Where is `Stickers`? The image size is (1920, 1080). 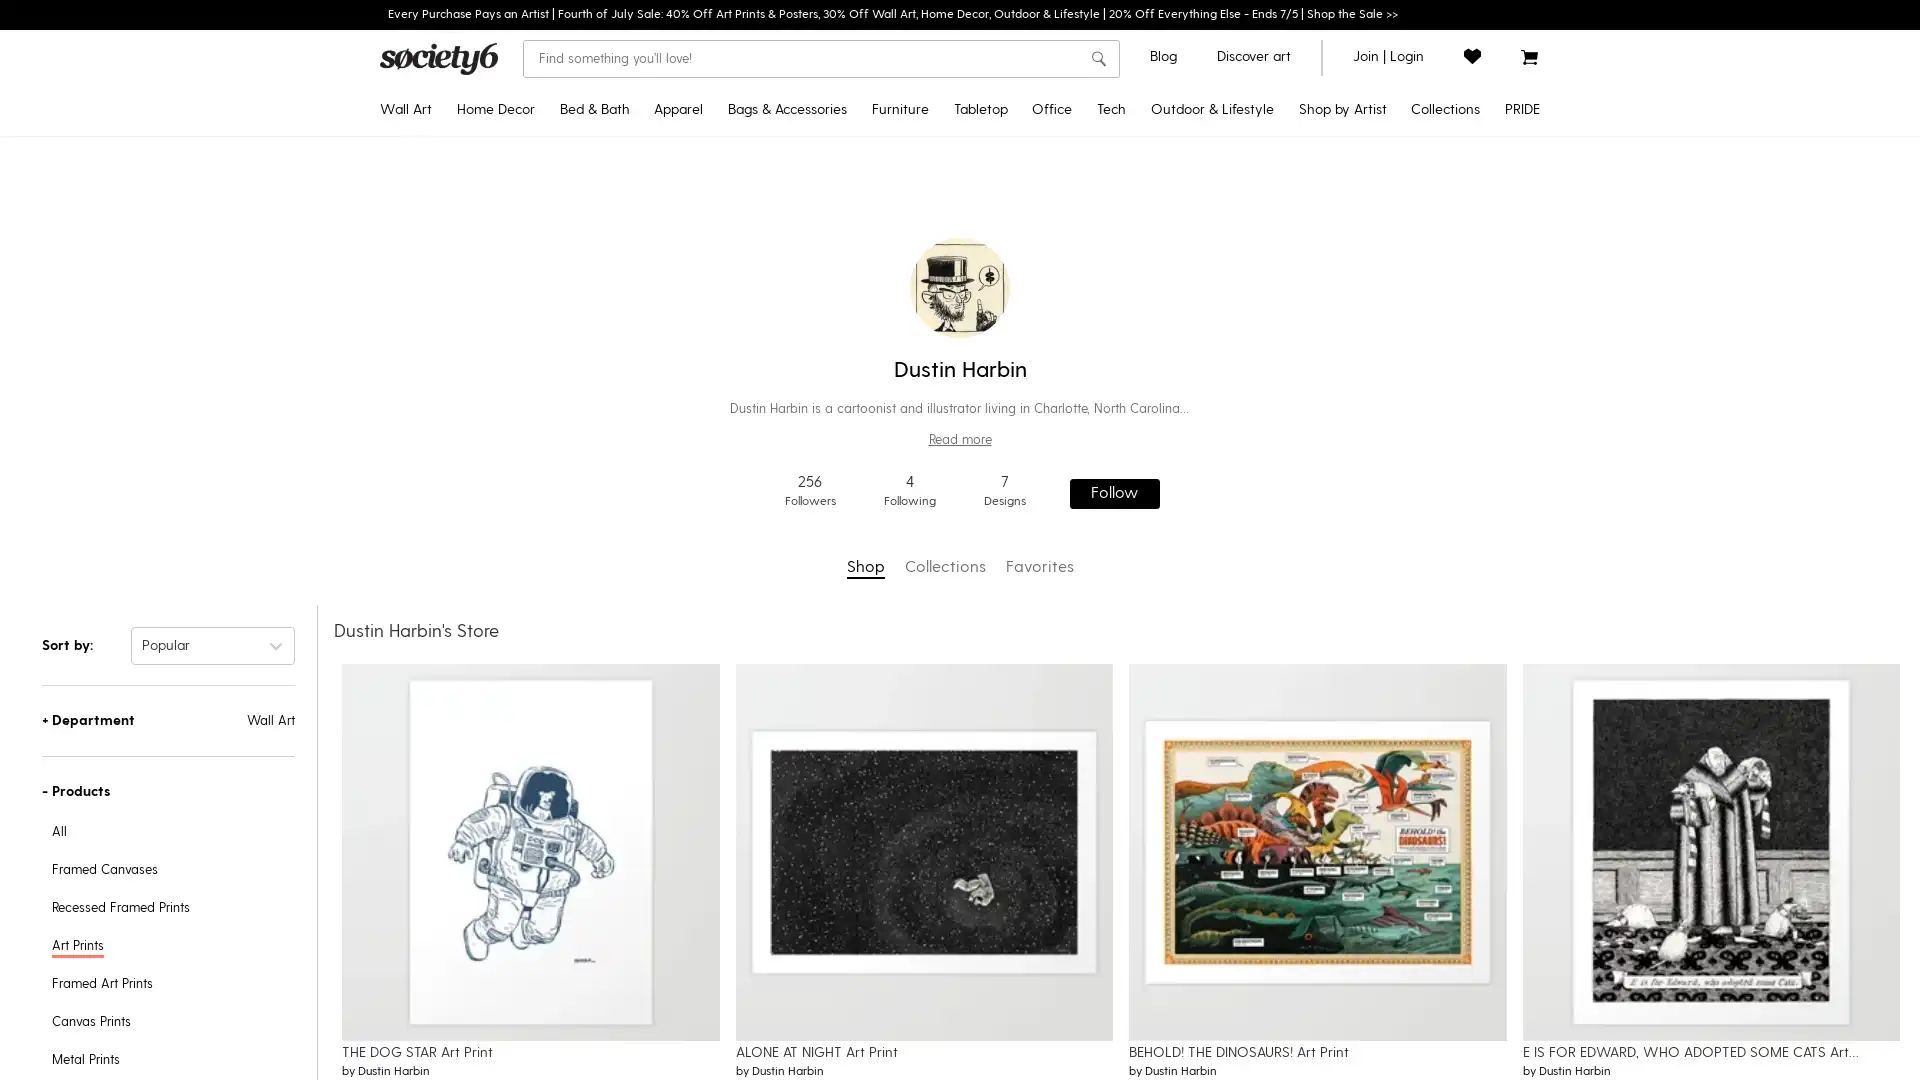 Stickers is located at coordinates (1101, 193).